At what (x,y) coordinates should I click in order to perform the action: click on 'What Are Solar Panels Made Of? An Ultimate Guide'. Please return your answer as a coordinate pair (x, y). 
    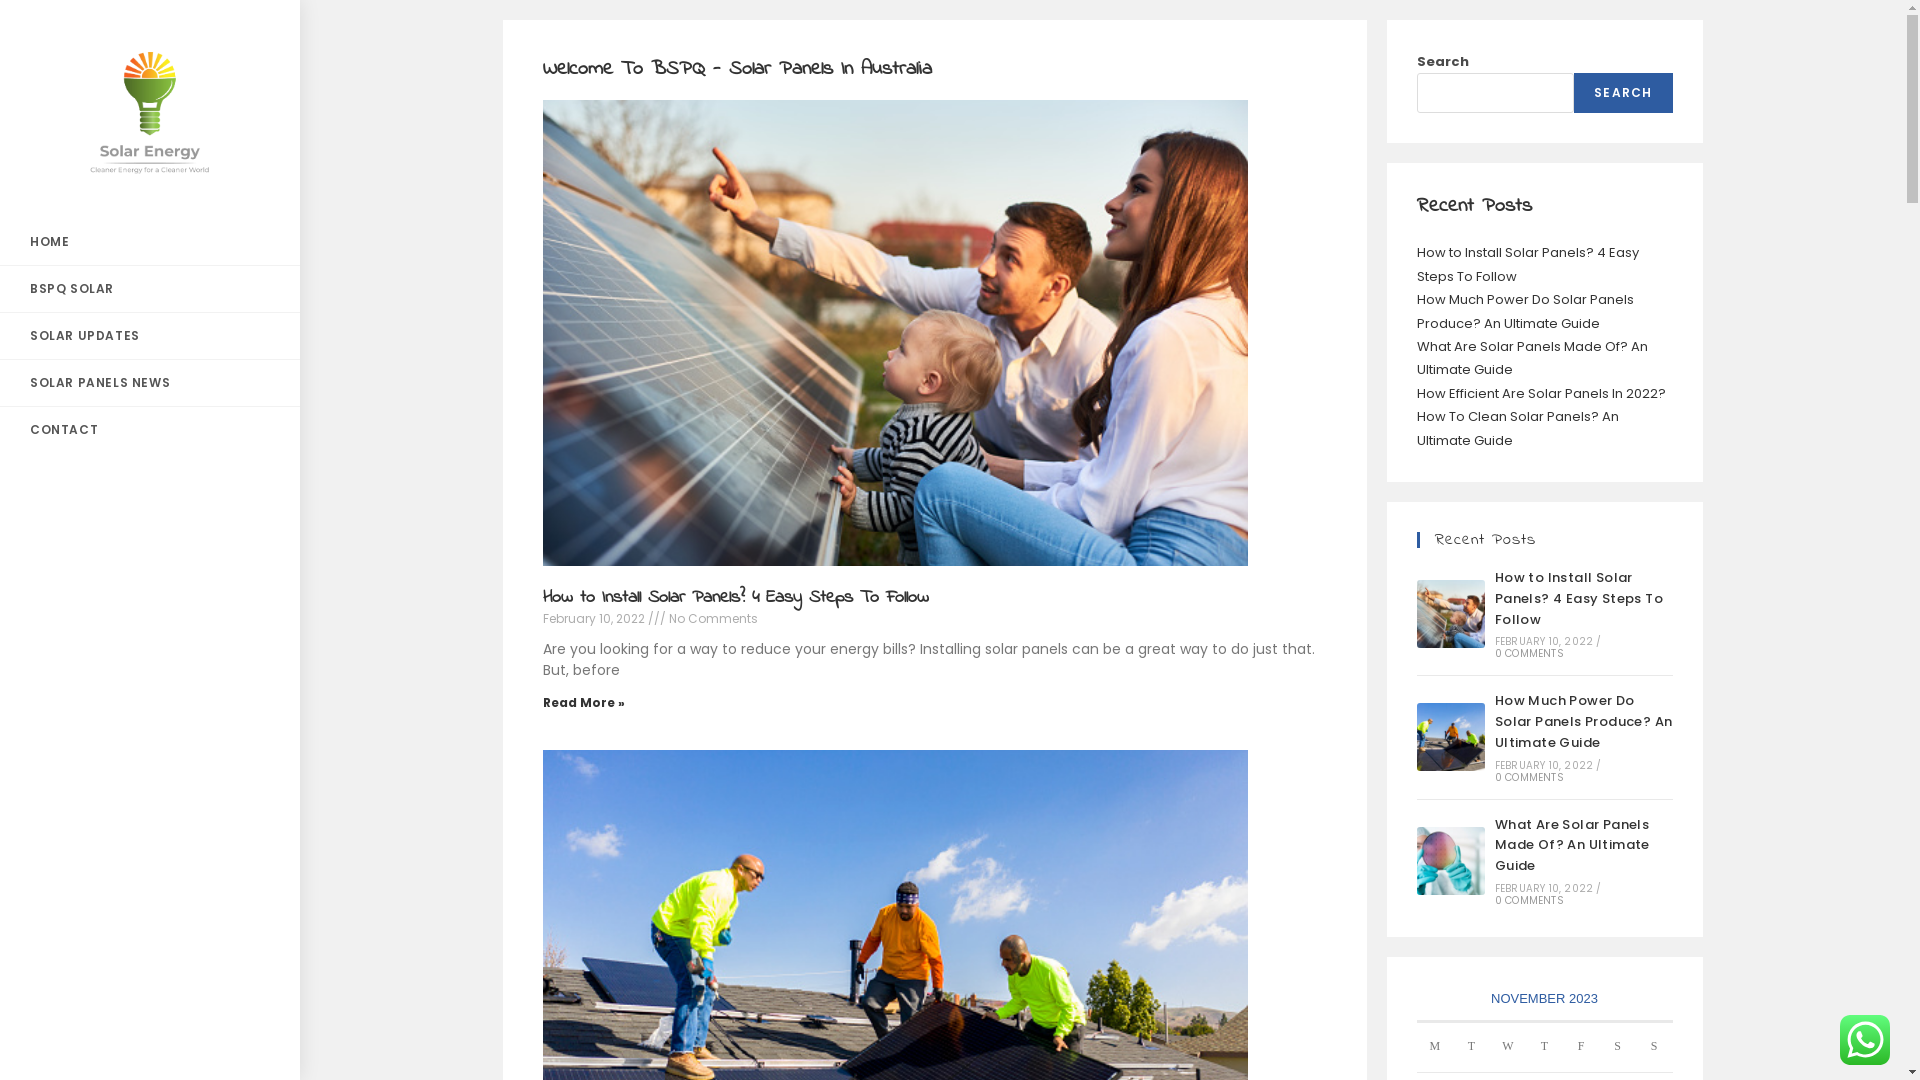
    Looking at the image, I should click on (1449, 859).